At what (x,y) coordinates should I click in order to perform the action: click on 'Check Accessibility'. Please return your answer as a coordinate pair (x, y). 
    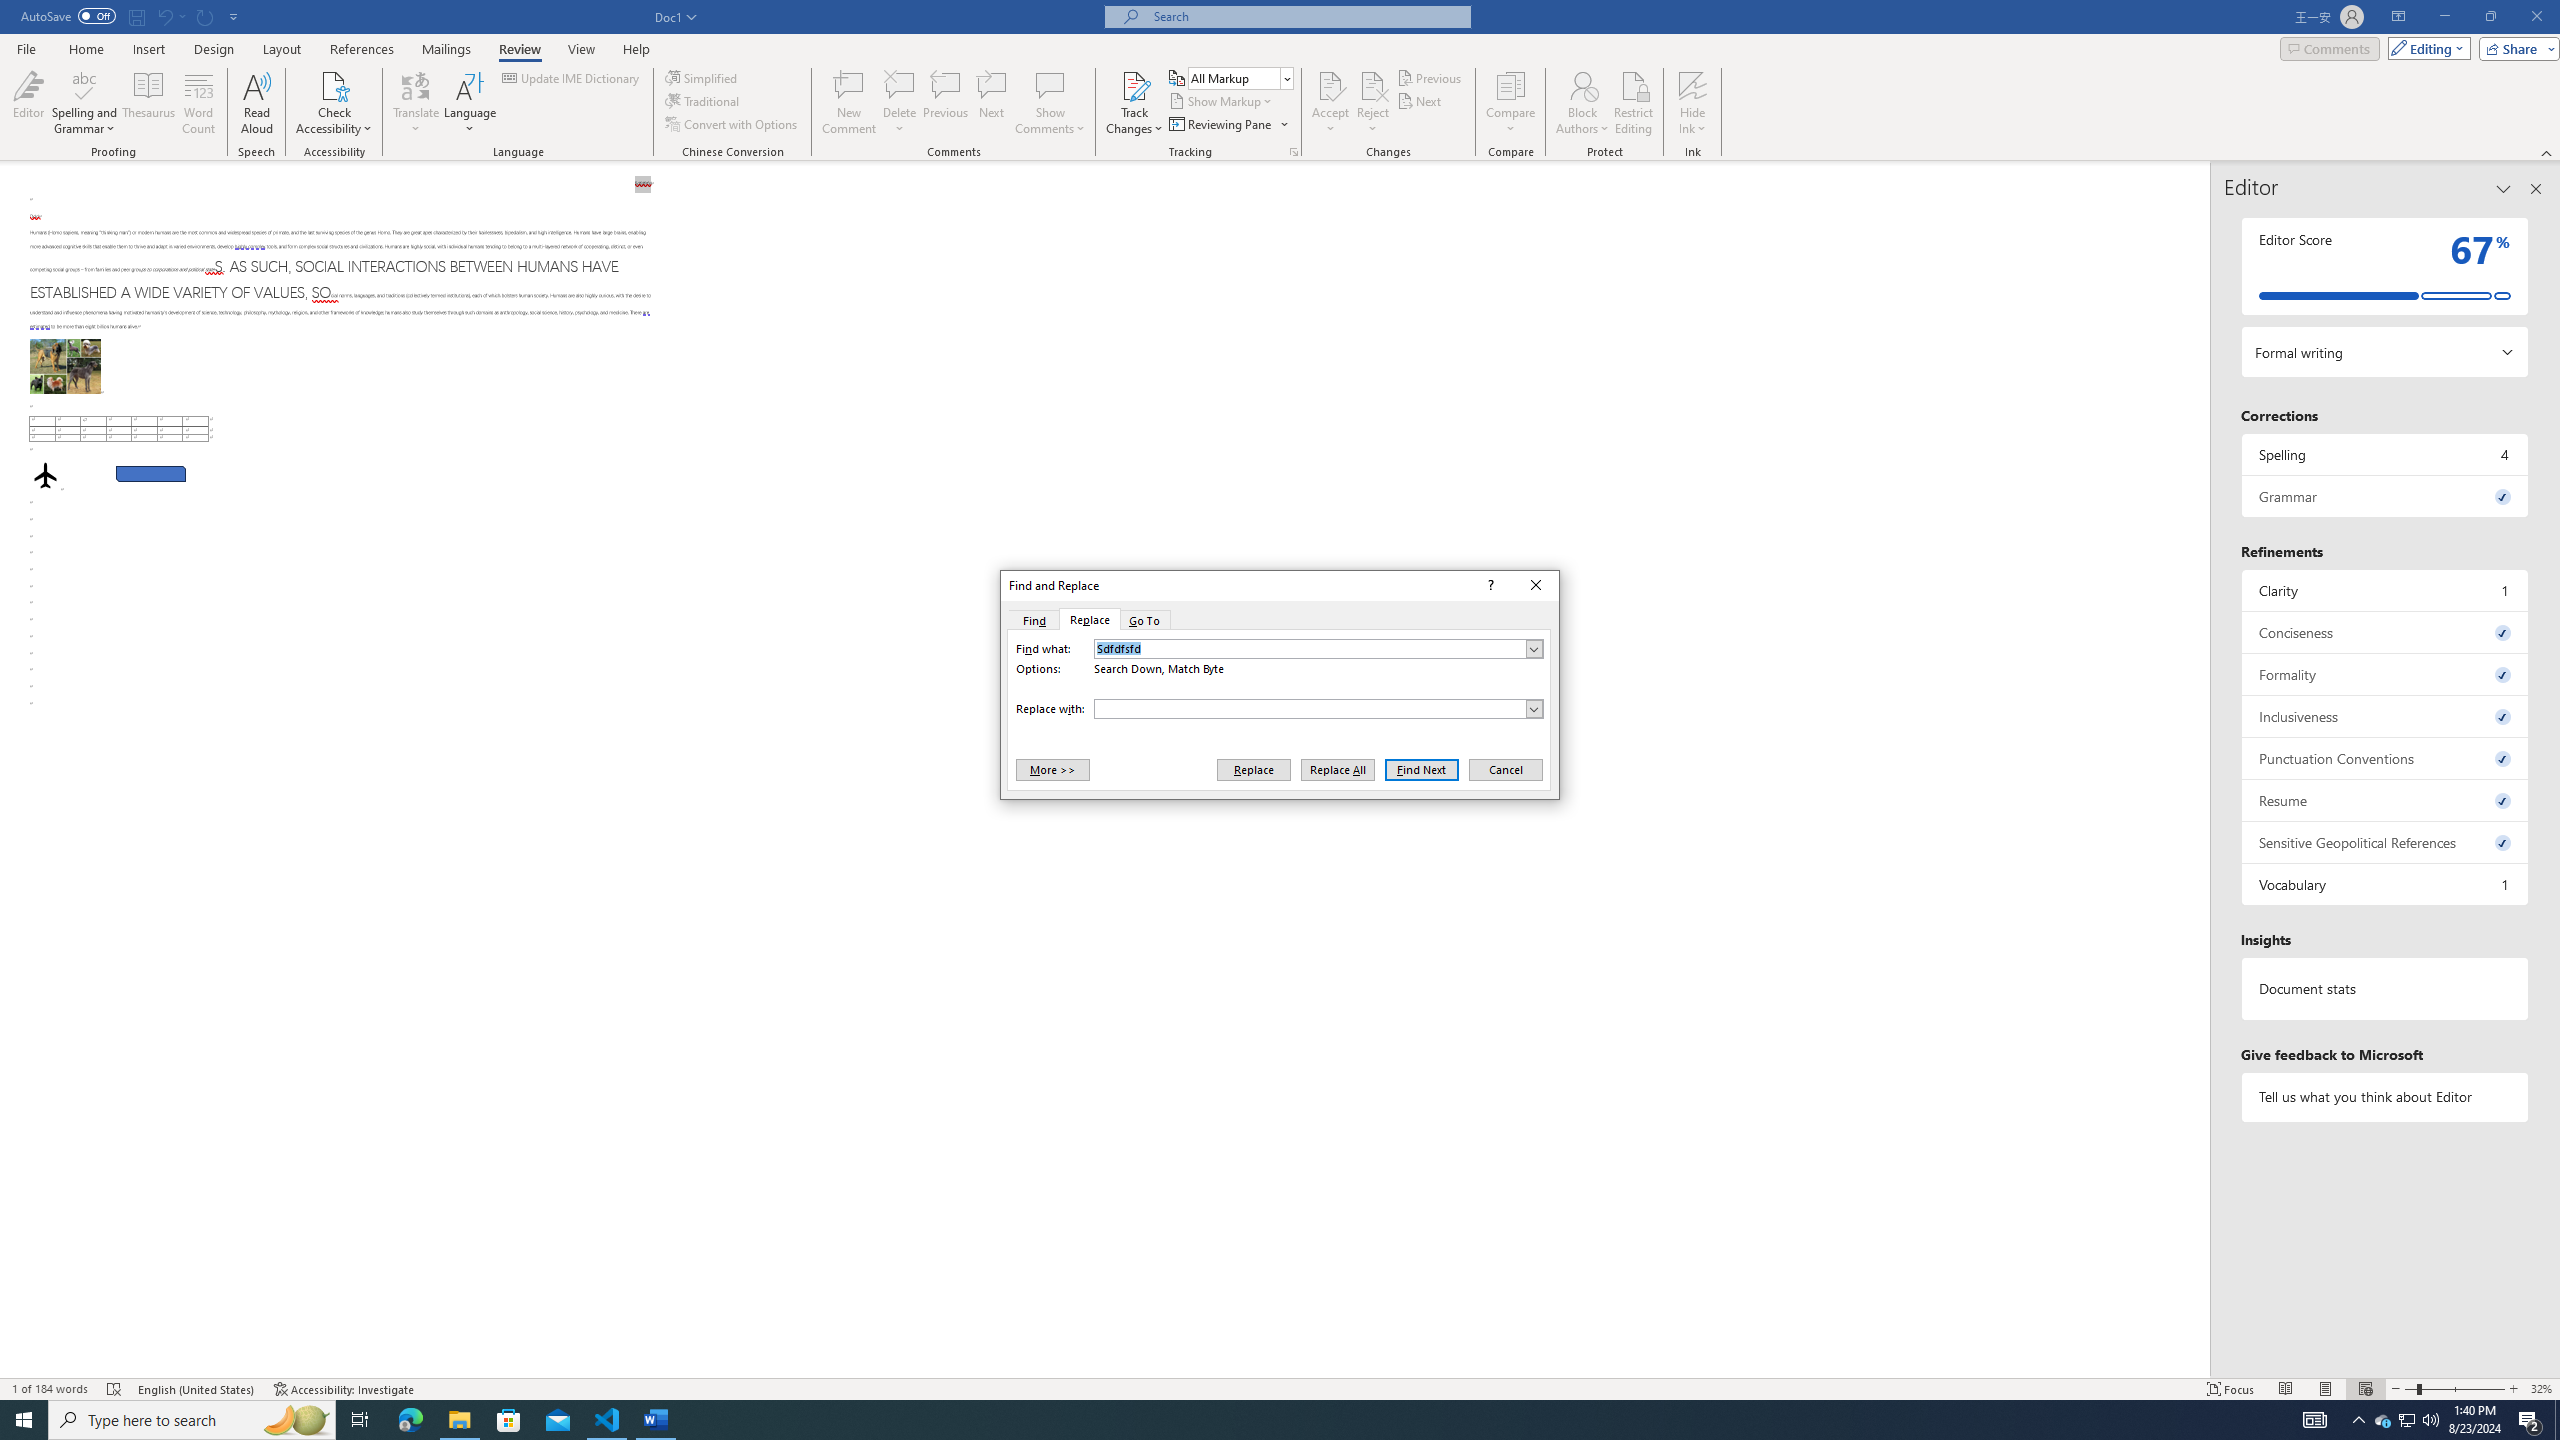
    Looking at the image, I should click on (334, 103).